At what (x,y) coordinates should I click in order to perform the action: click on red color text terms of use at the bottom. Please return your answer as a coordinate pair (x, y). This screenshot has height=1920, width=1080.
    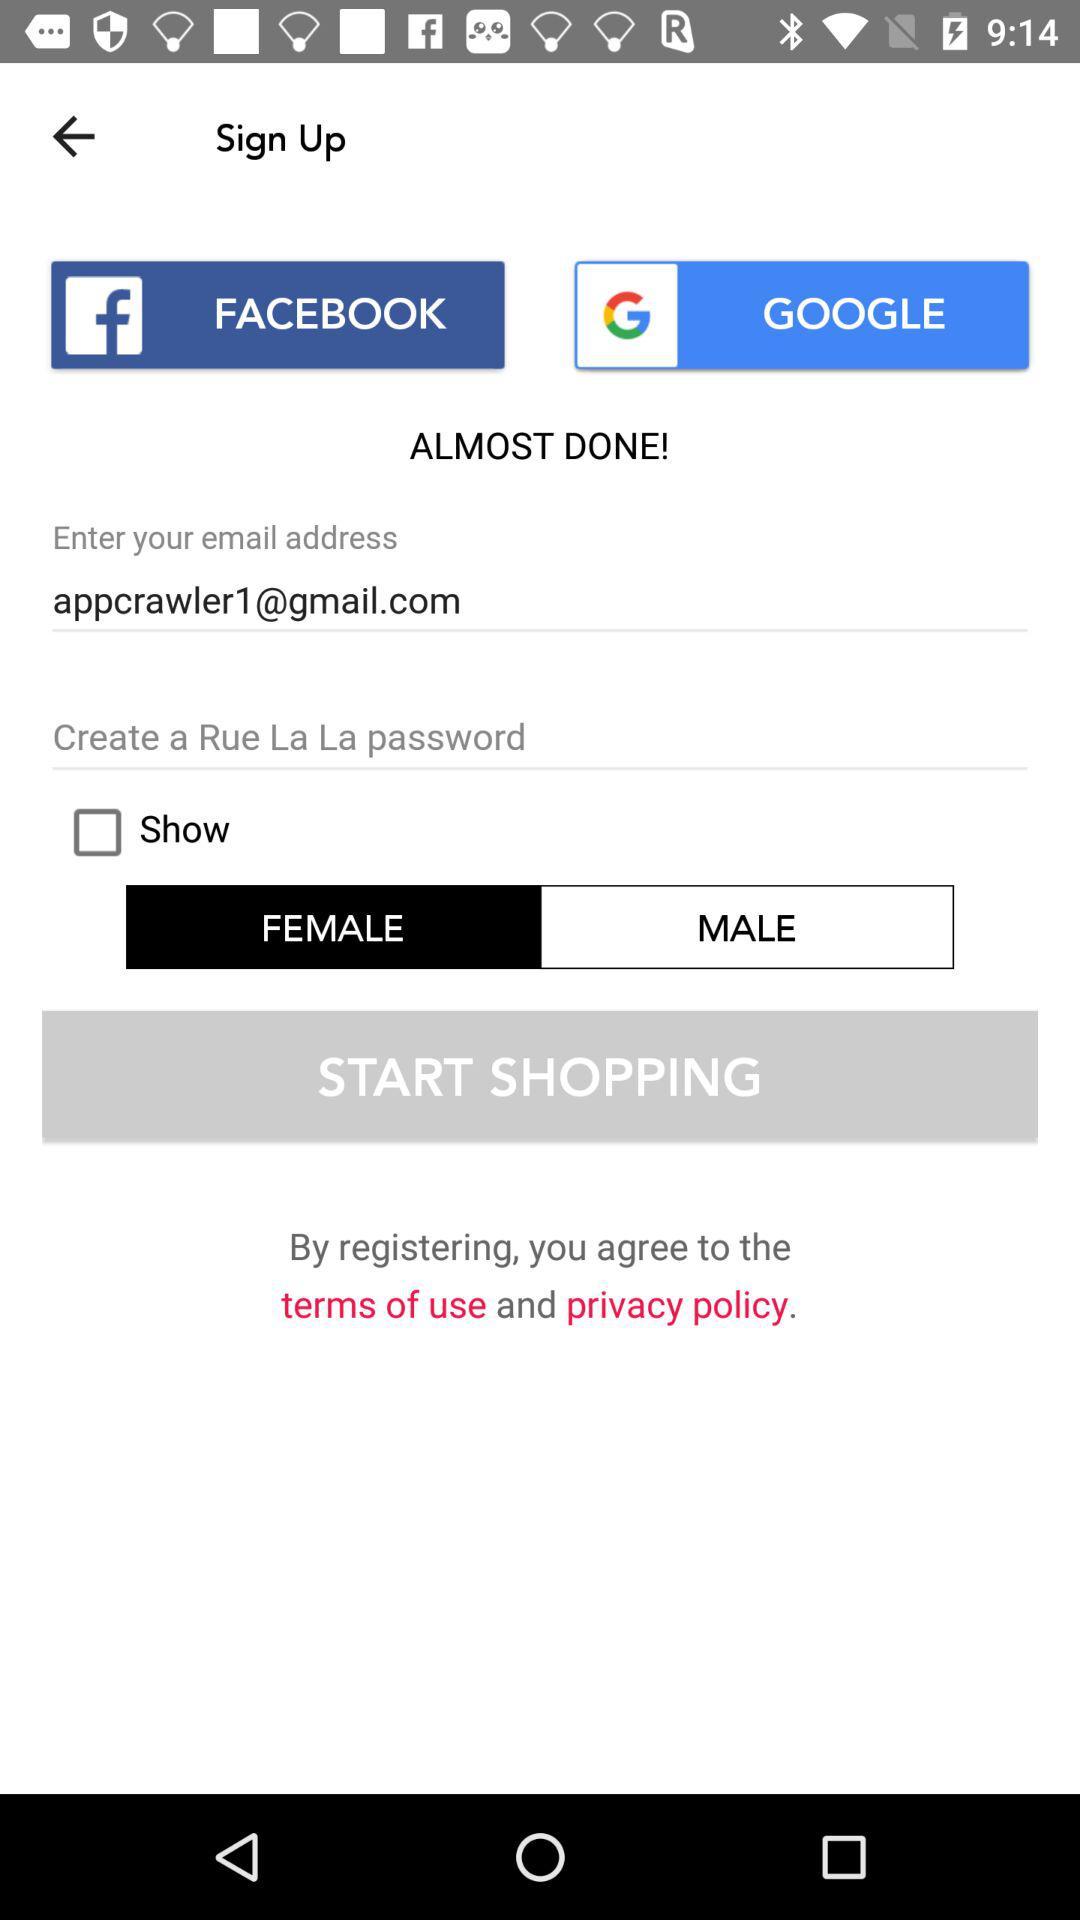
    Looking at the image, I should click on (384, 1308).